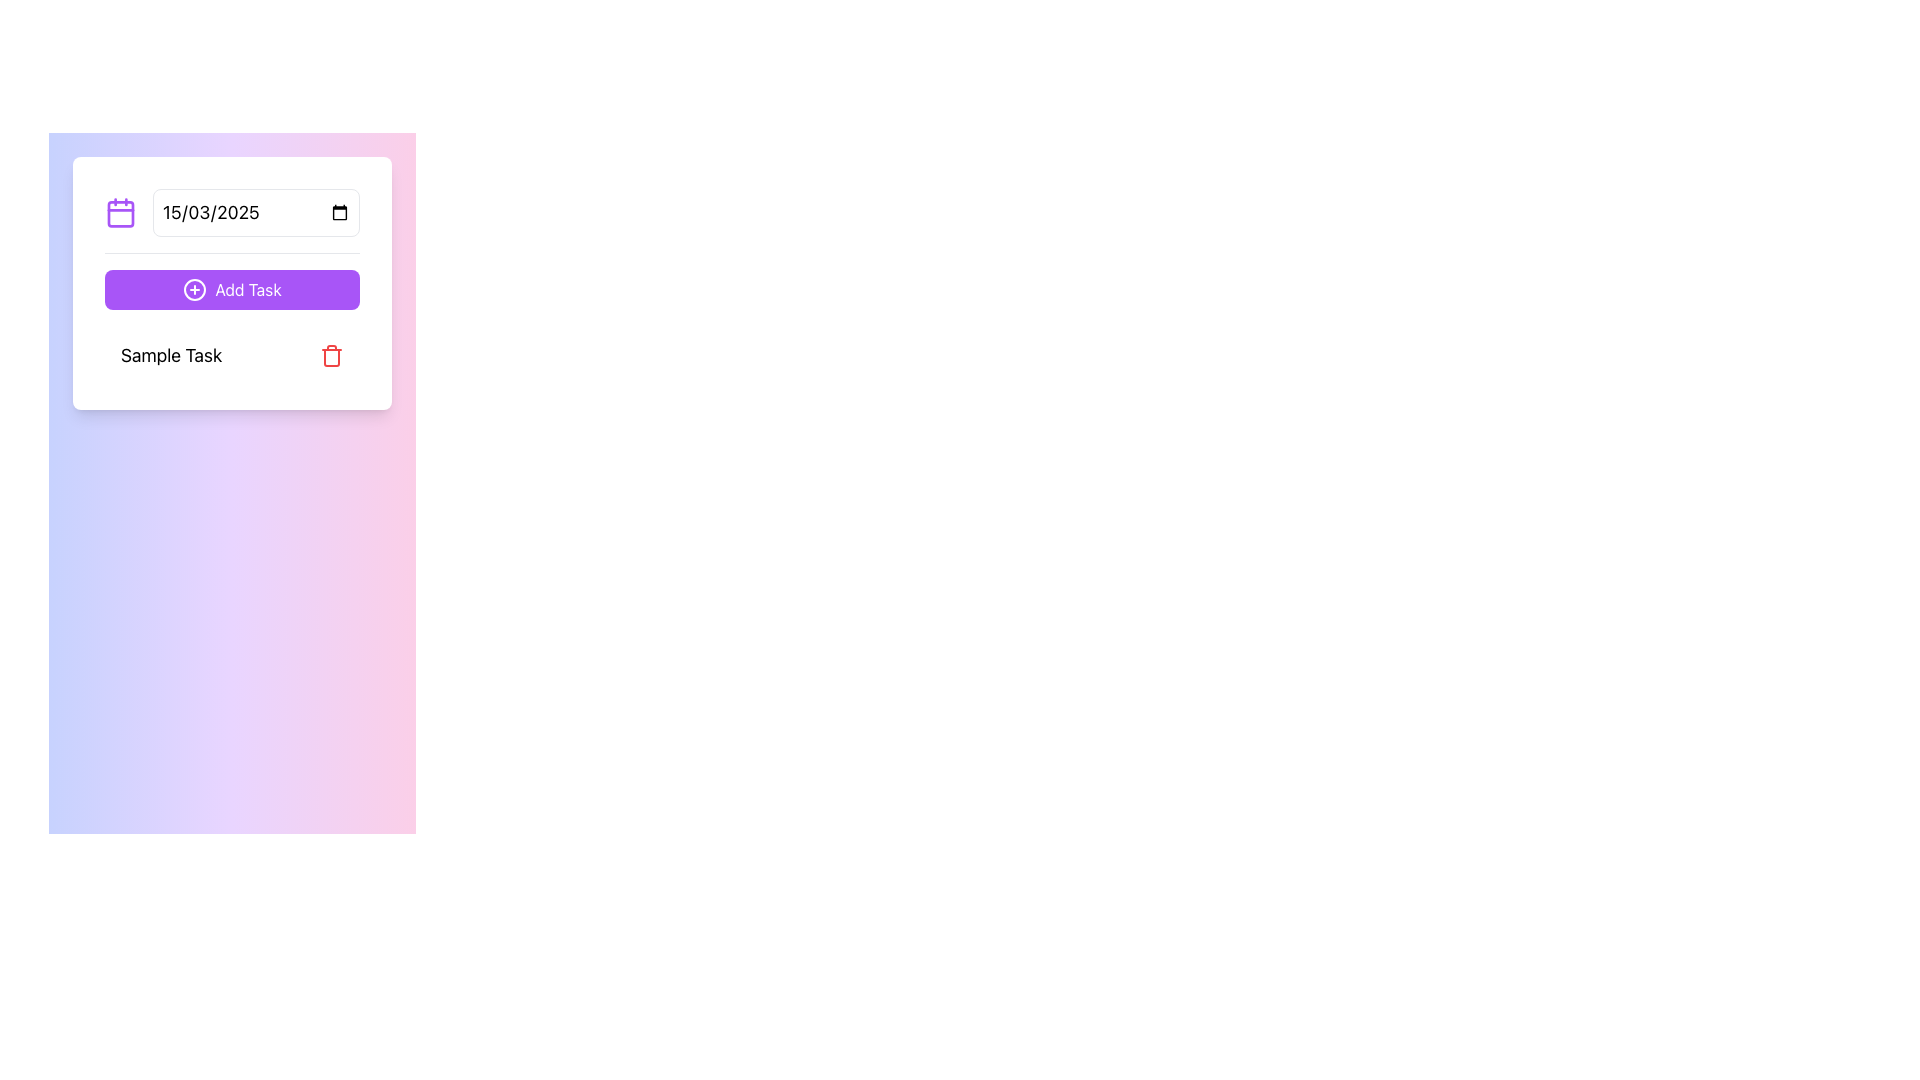 The image size is (1920, 1080). Describe the element at coordinates (195, 289) in the screenshot. I see `the decorative icon located to the left side of the 'Add Task' button, which enhances its visual representation` at that location.